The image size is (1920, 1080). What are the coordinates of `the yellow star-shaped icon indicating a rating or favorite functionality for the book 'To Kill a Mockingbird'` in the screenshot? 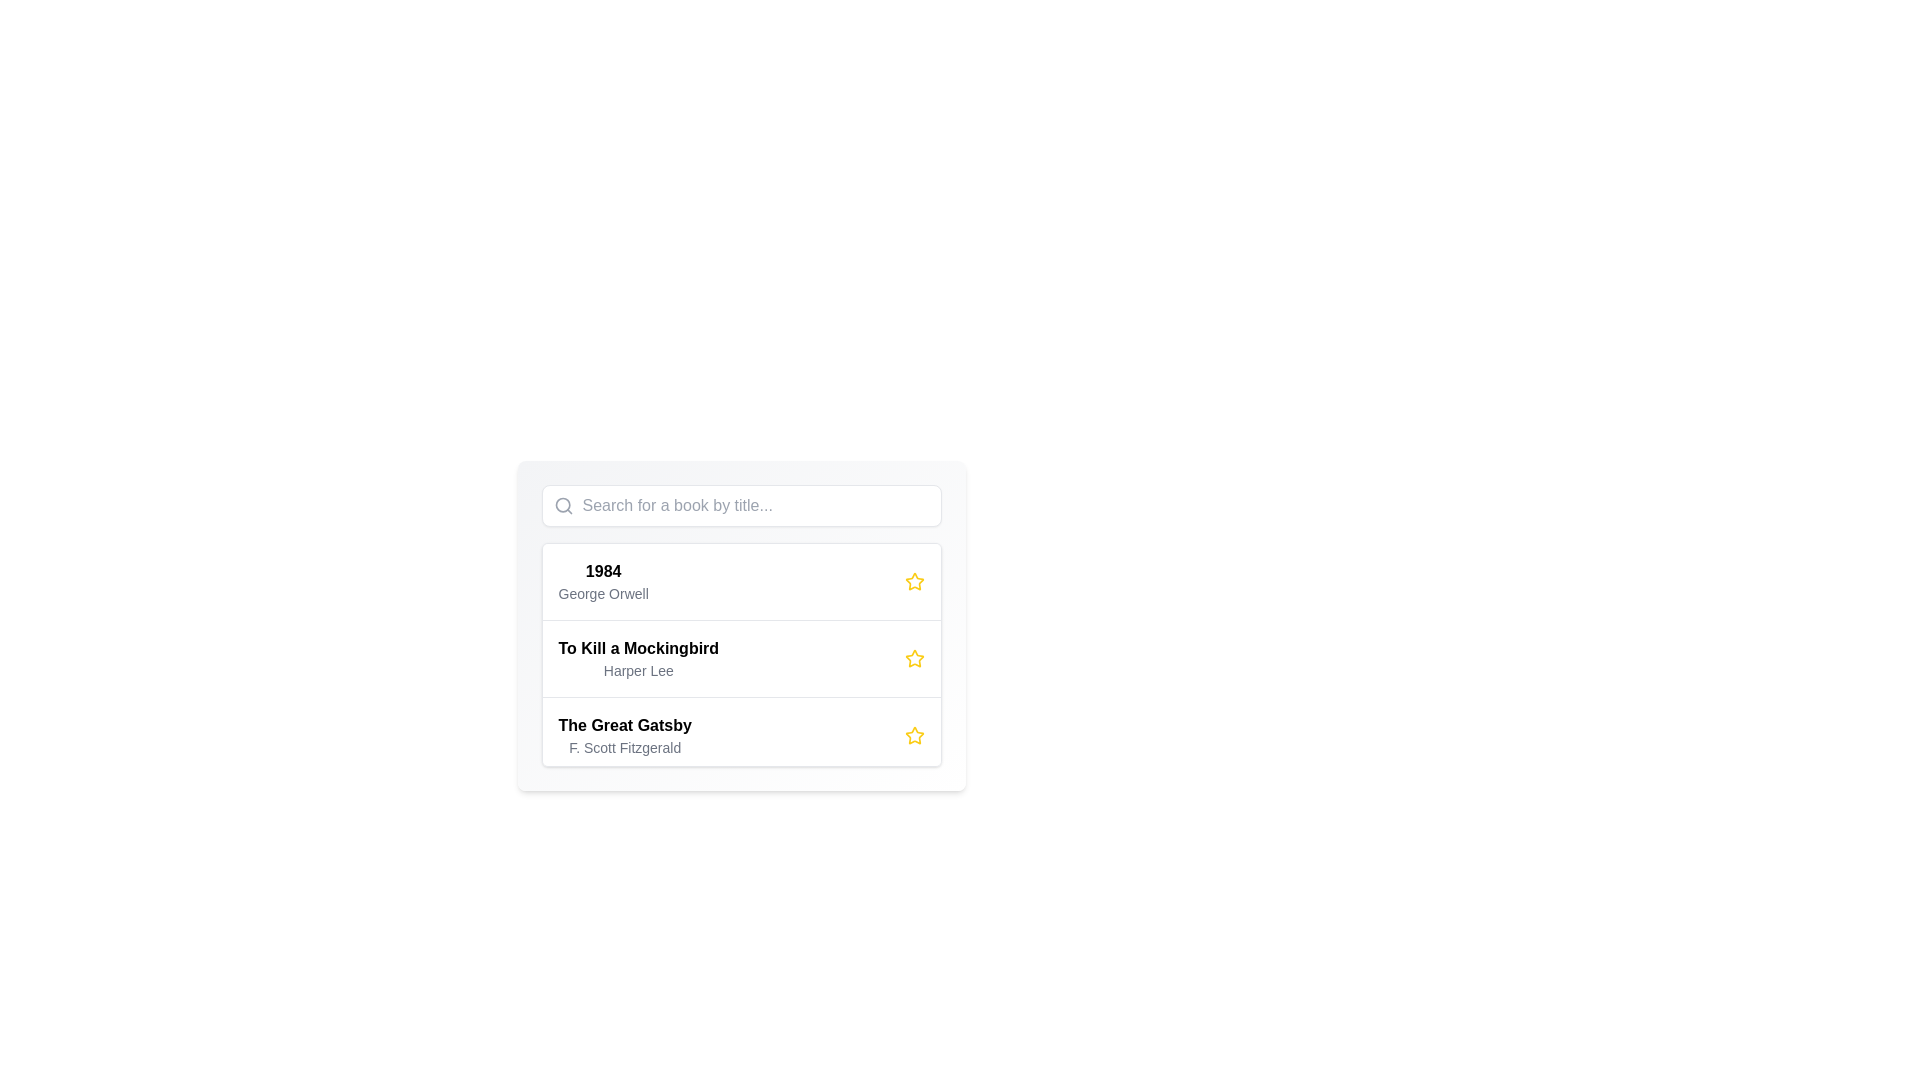 It's located at (913, 658).